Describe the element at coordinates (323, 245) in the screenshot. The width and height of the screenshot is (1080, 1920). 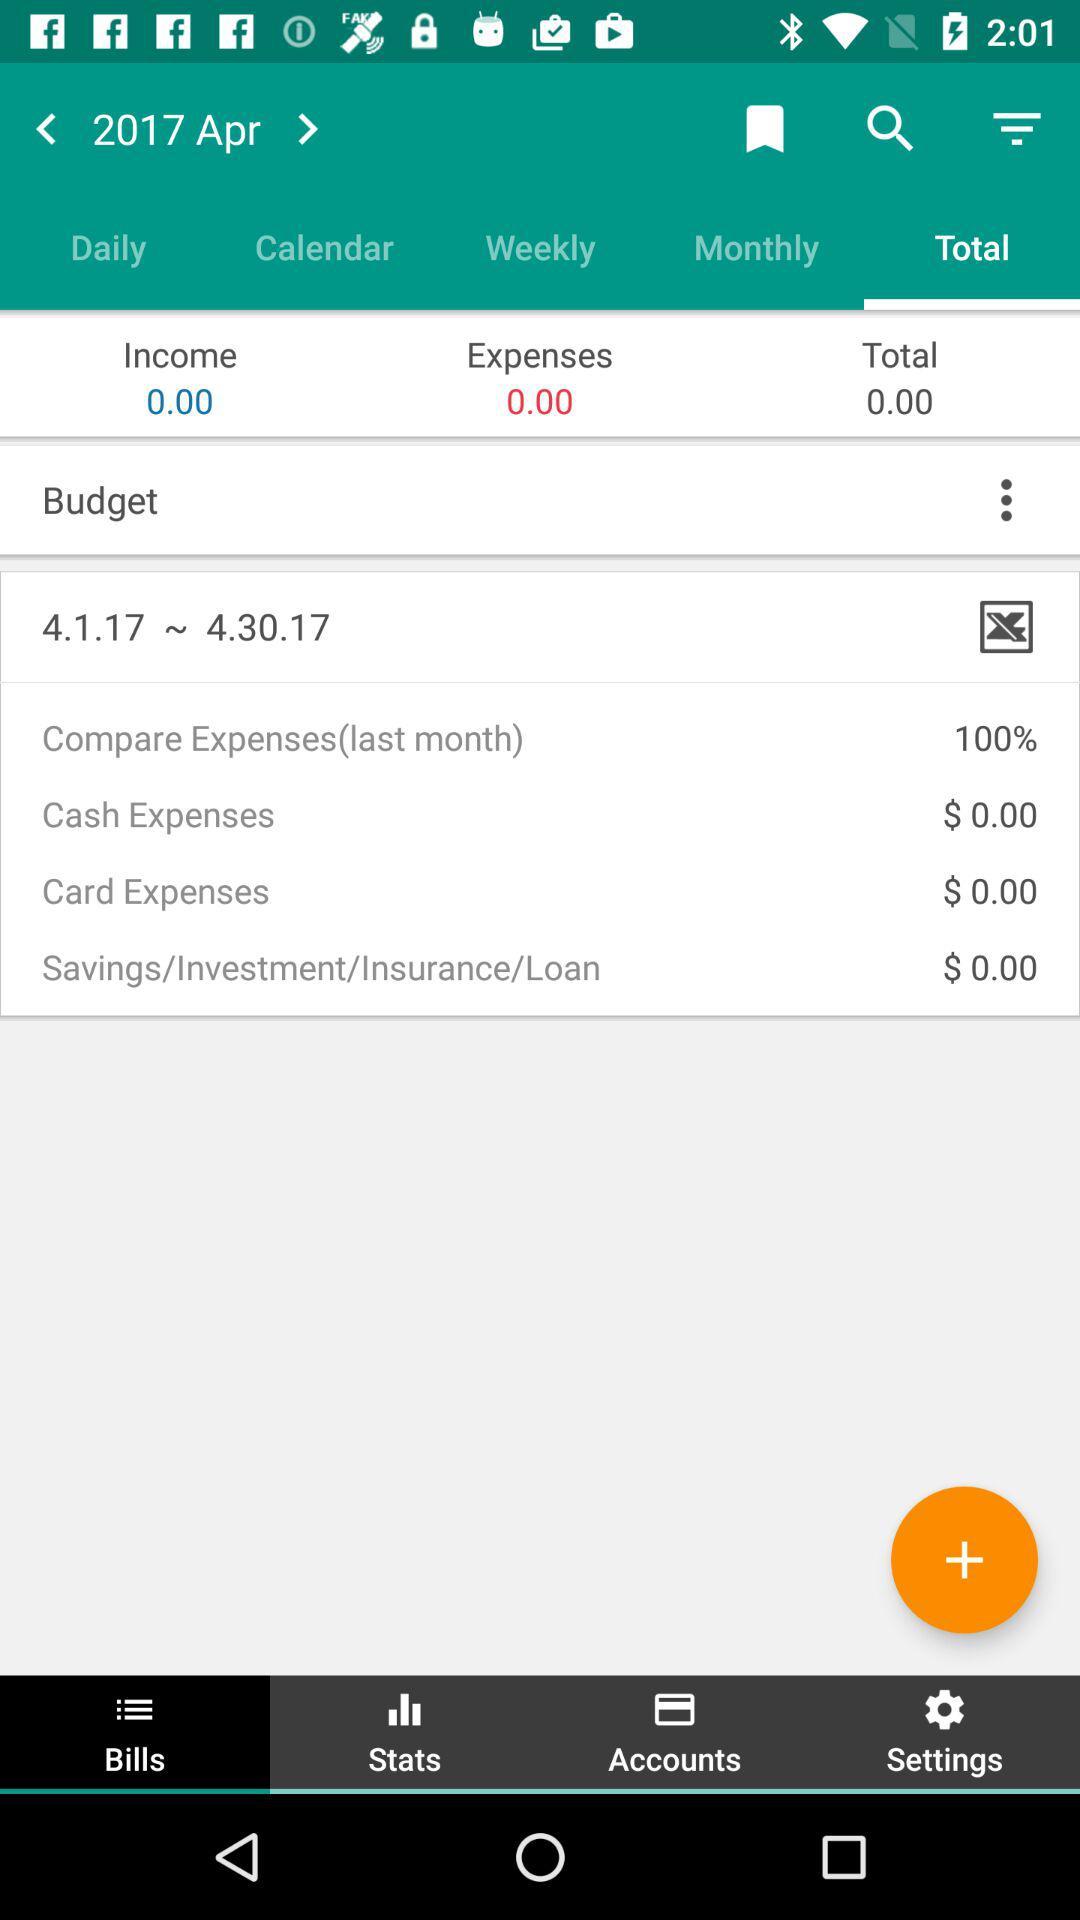
I see `item to the left of the weekly icon` at that location.